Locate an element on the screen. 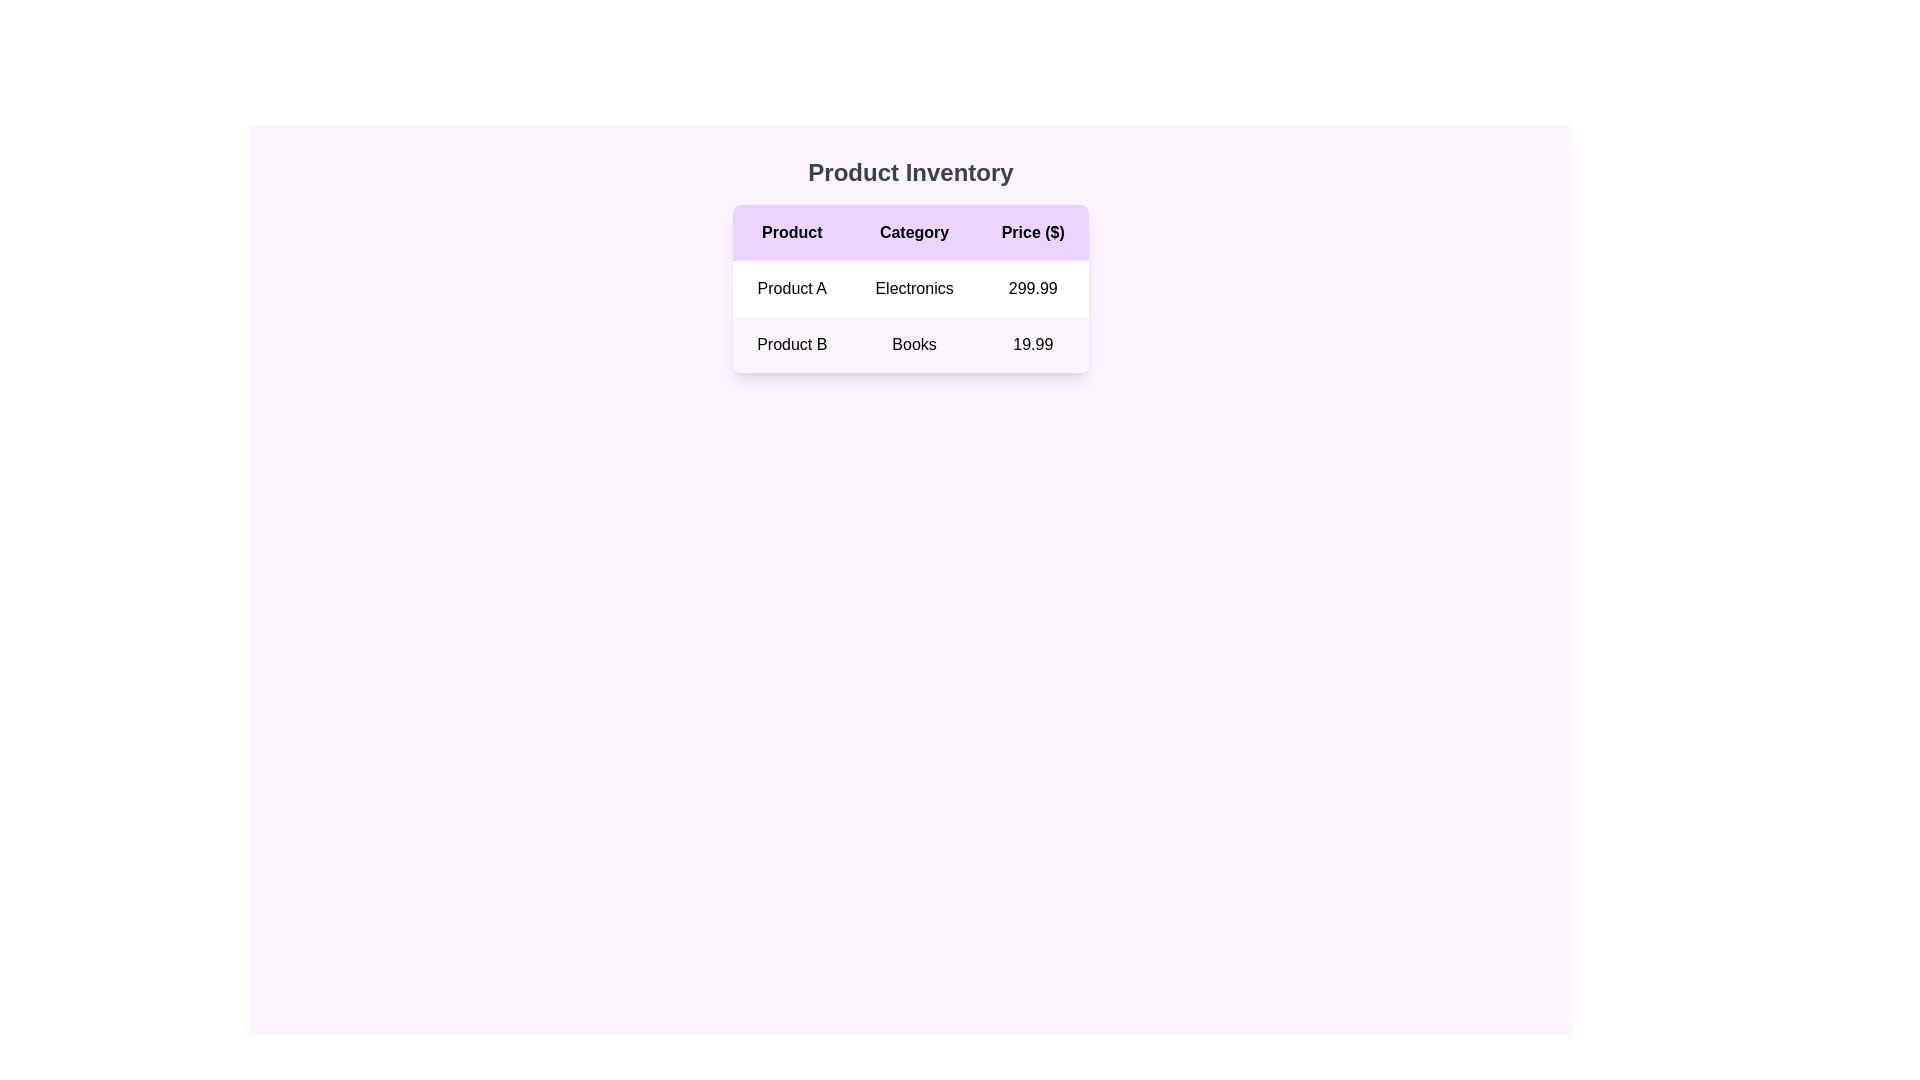  the static text field displaying the numeric text '19.99' which is styled with a clean font and is located in a light purple background under the 'Price ($)' column for 'Product B' is located at coordinates (1033, 343).